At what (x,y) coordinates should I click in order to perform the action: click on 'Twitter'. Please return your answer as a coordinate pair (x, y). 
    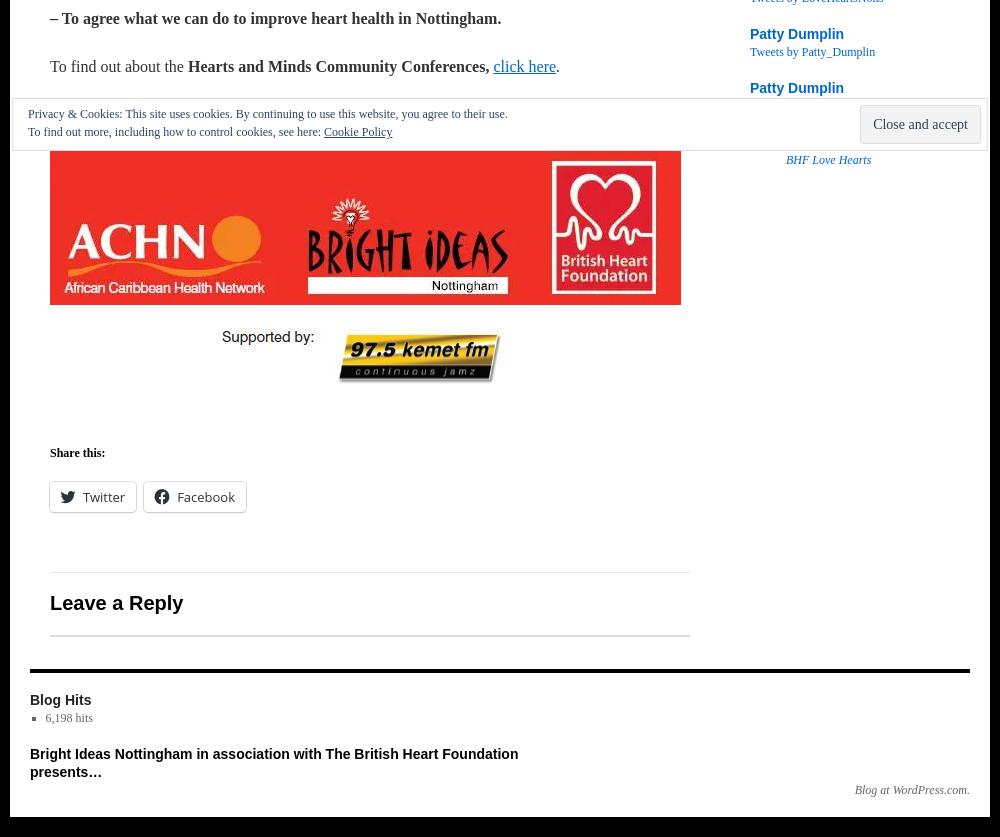
    Looking at the image, I should click on (103, 496).